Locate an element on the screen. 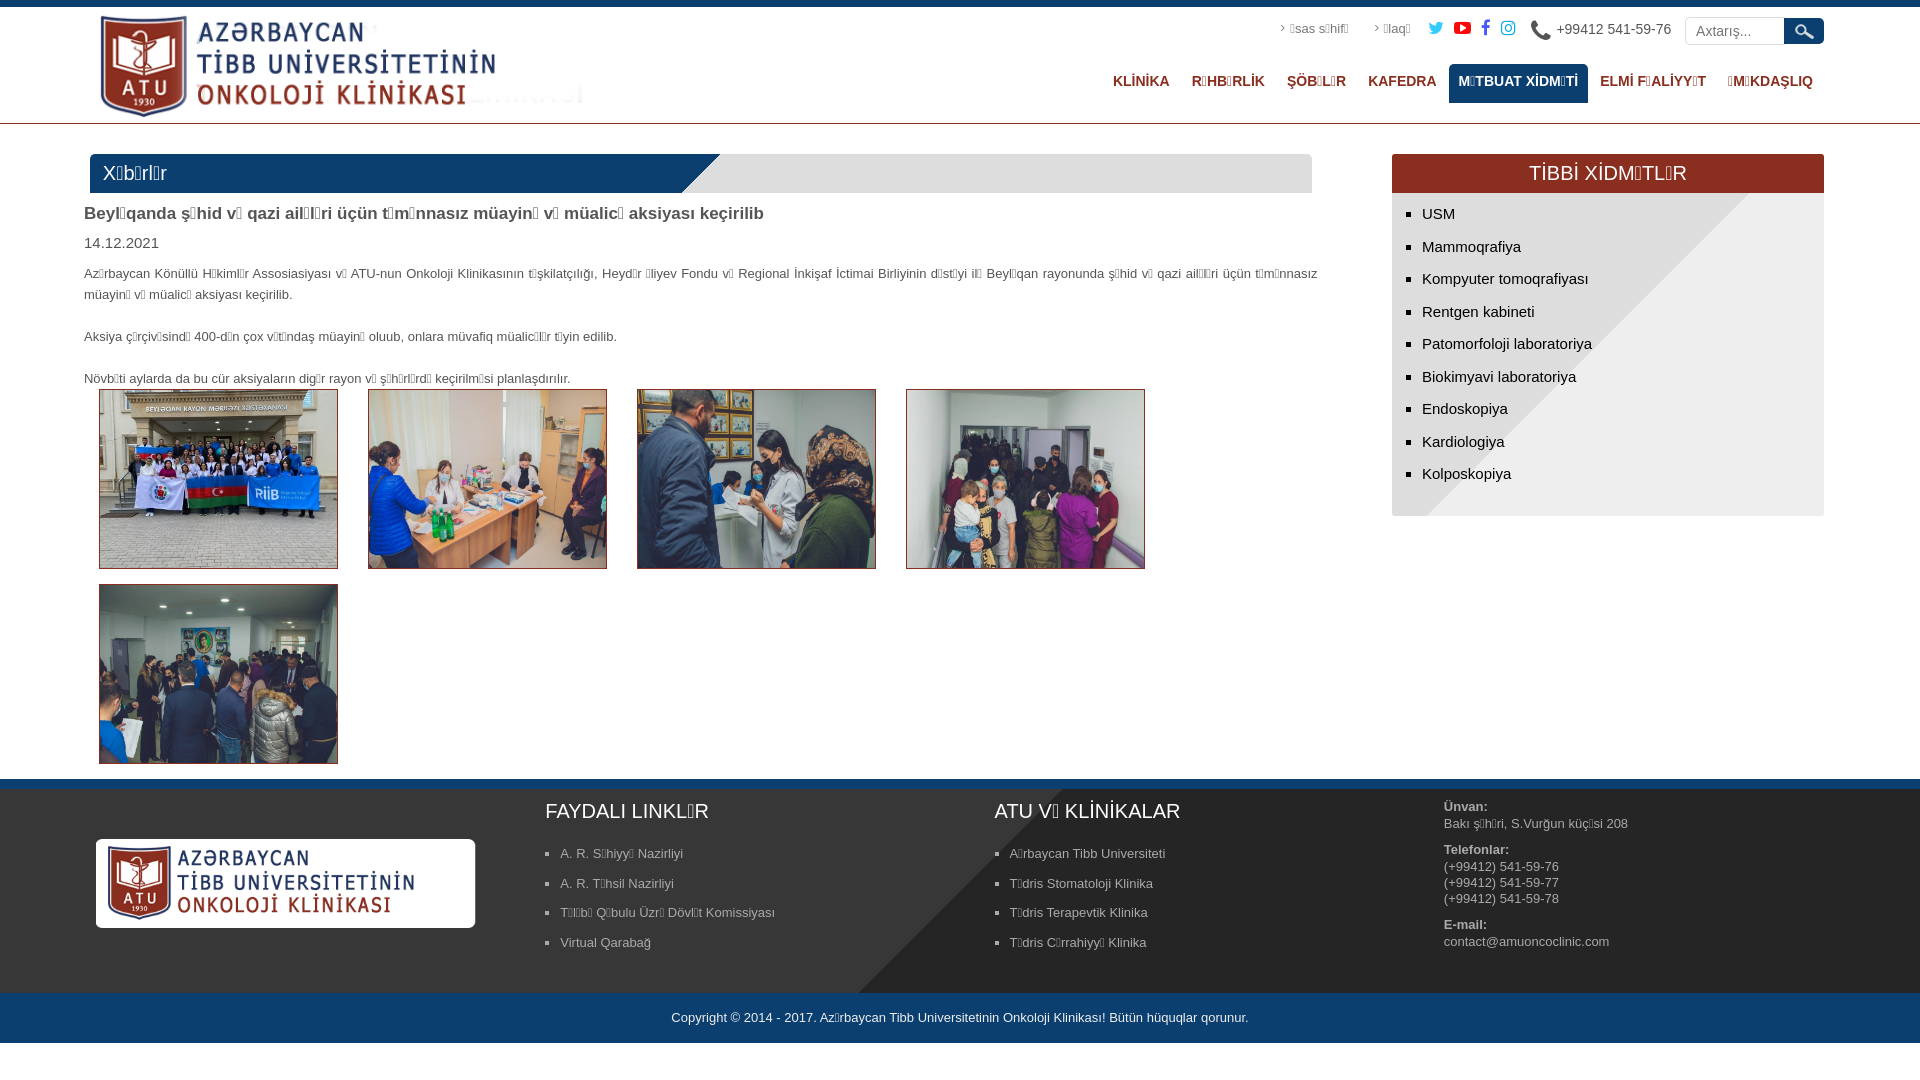 The image size is (1920, 1080). 'Kardiologiya' is located at coordinates (1463, 439).